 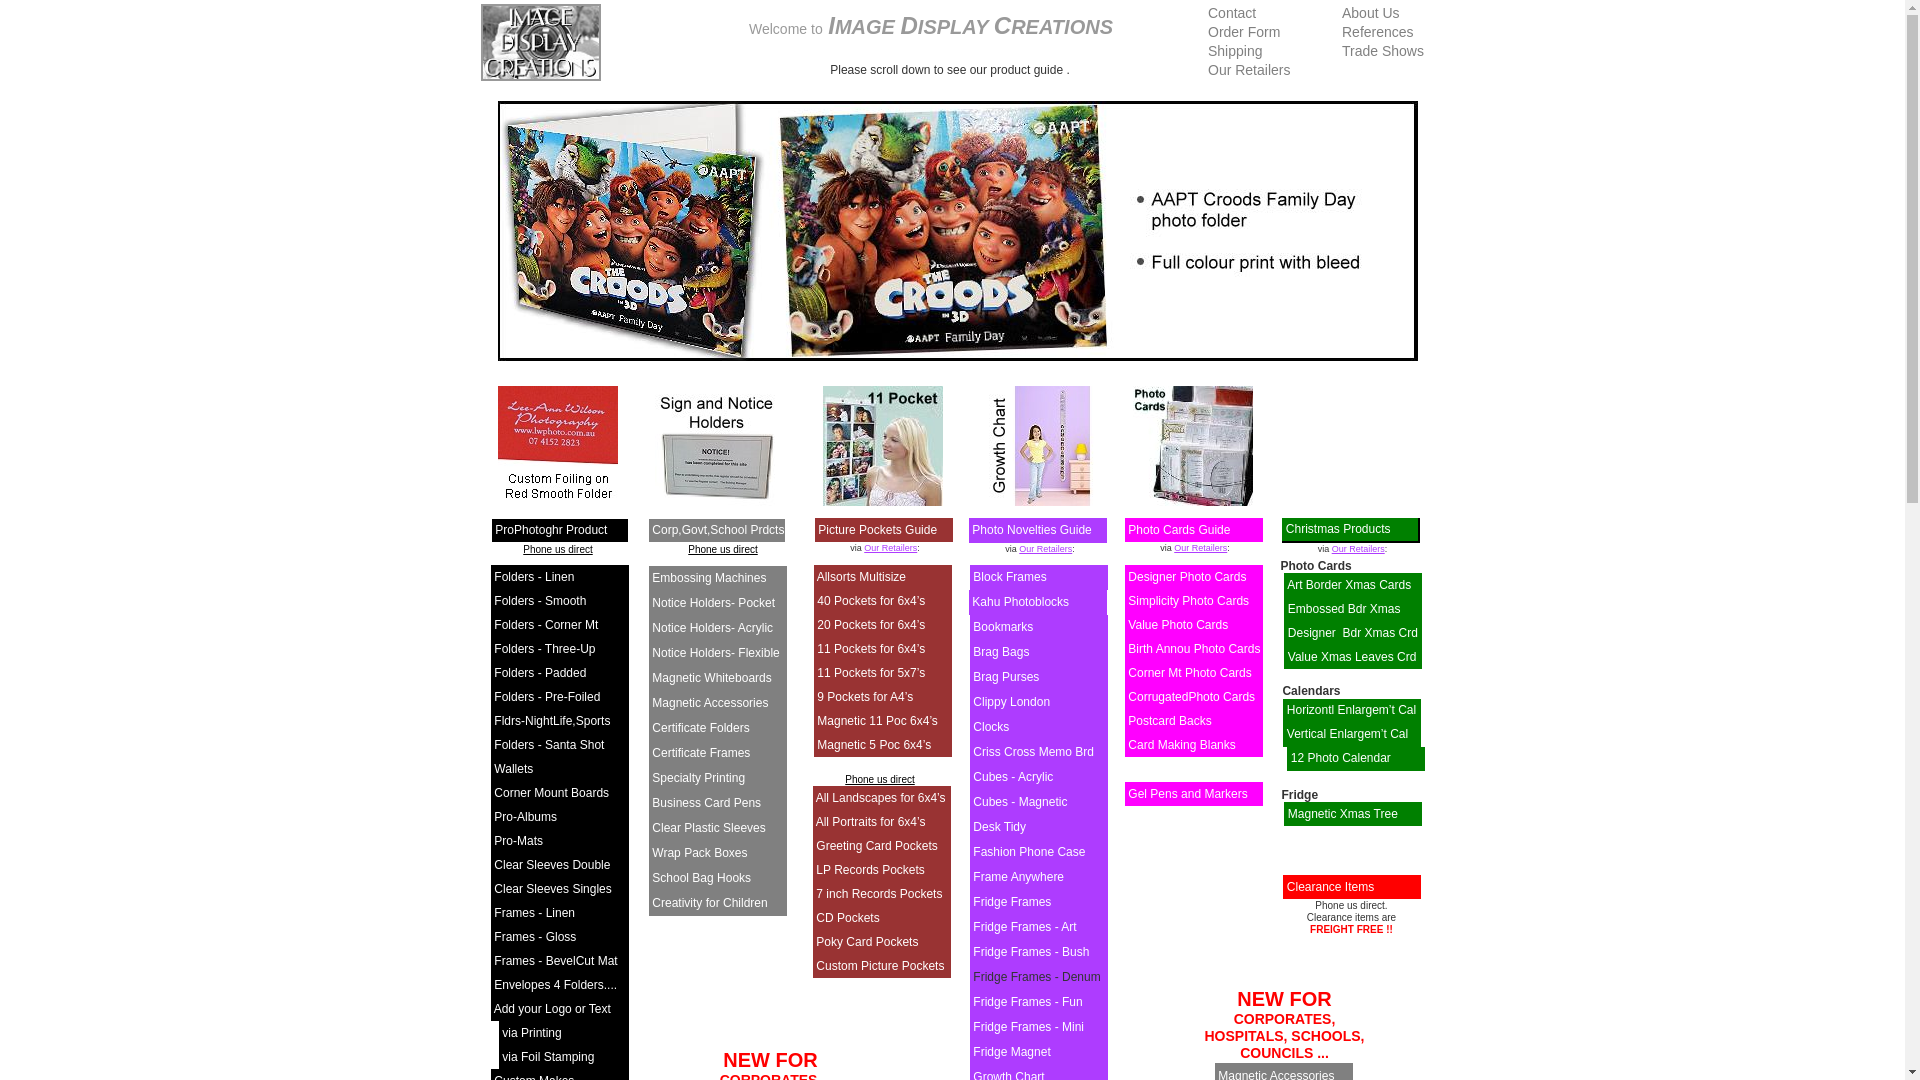 What do you see at coordinates (1024, 926) in the screenshot?
I see `'Fridge Frames - Art'` at bounding box center [1024, 926].